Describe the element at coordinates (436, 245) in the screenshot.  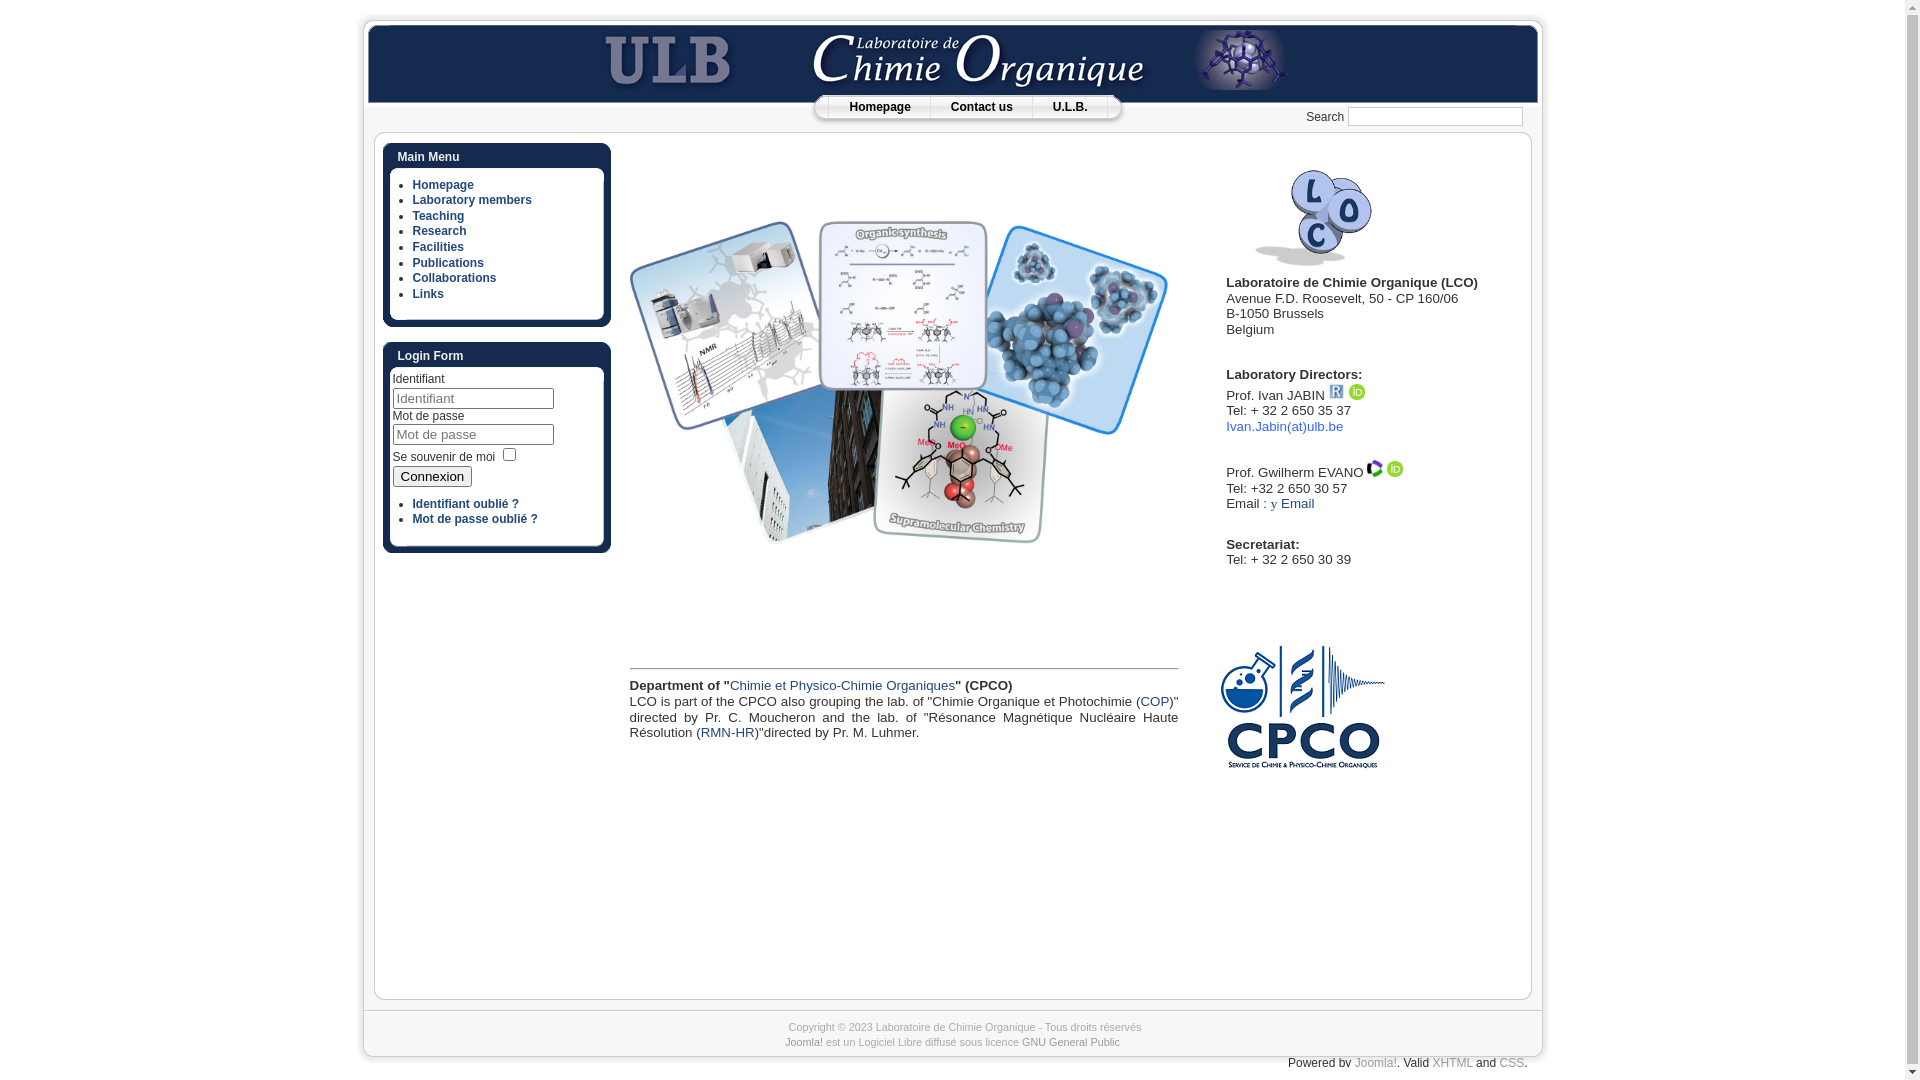
I see `'Facilities'` at that location.